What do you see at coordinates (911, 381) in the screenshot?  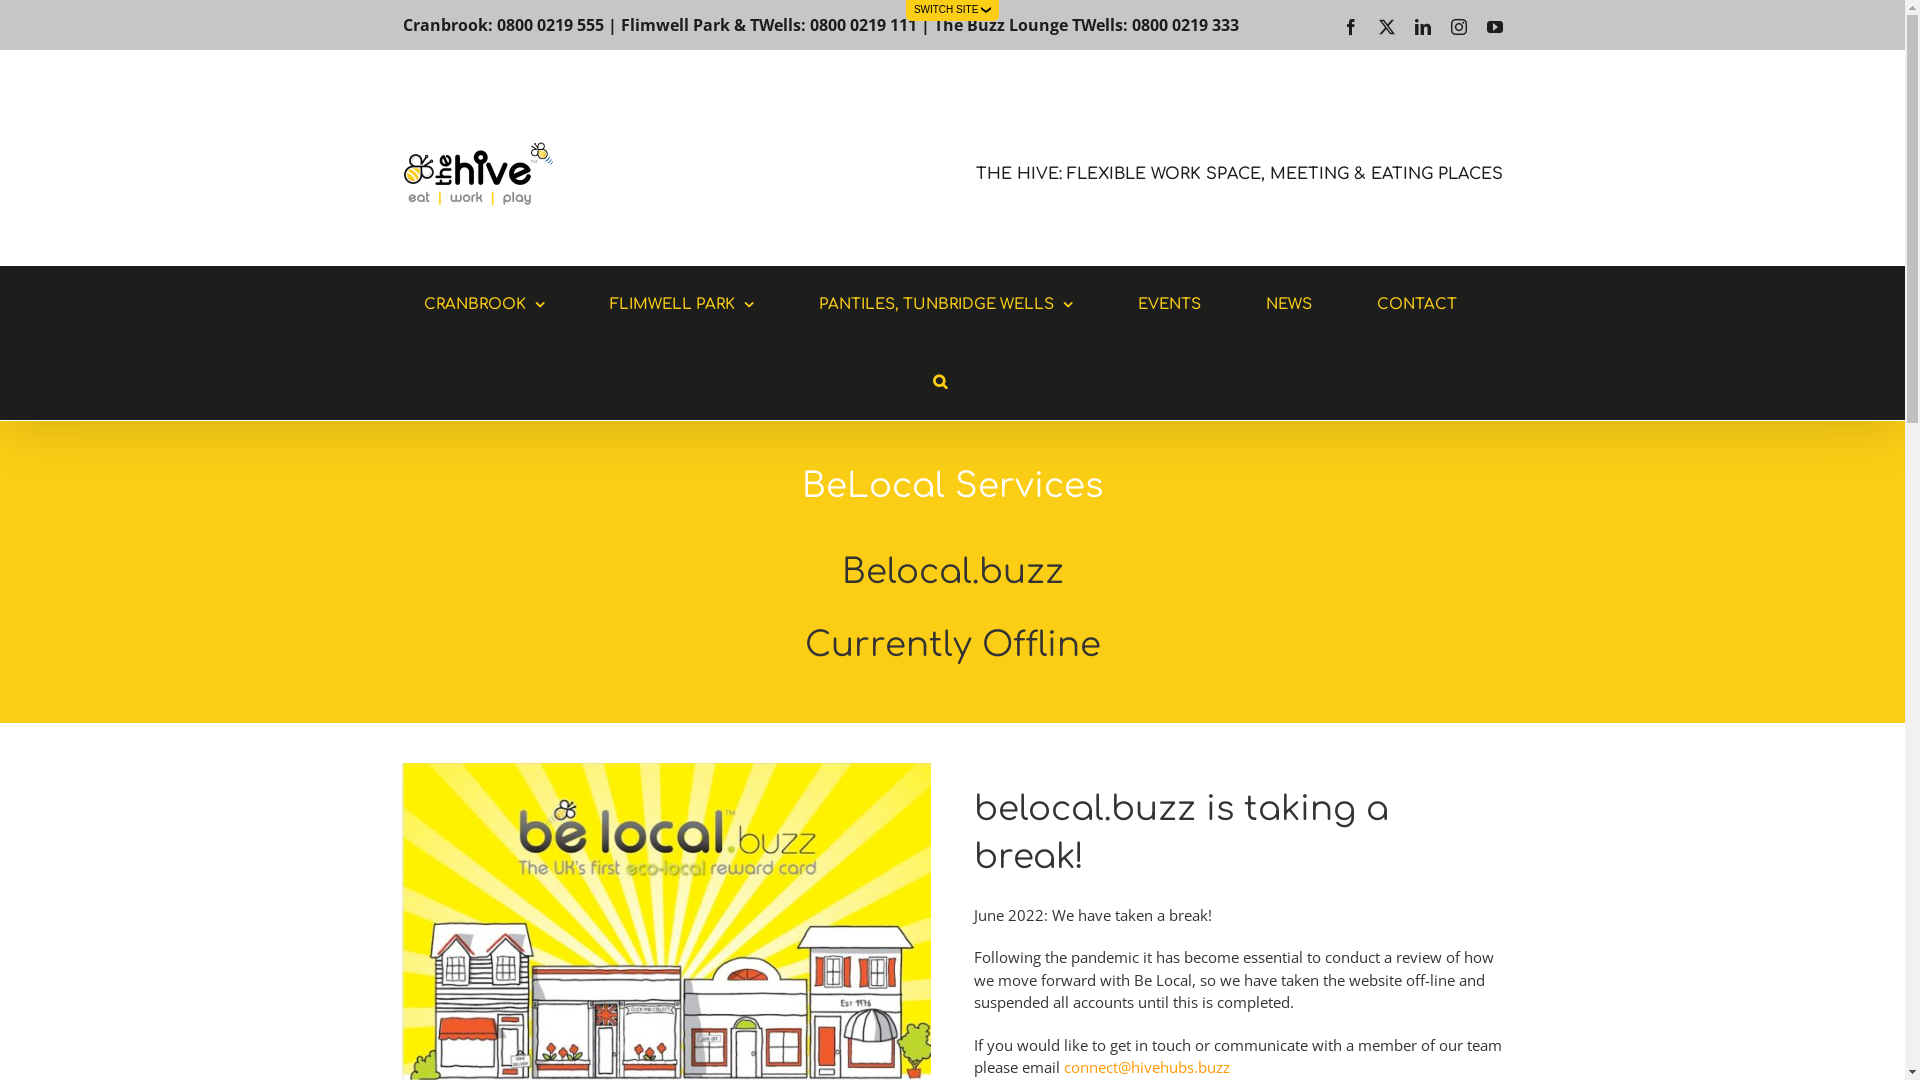 I see `'Search'` at bounding box center [911, 381].